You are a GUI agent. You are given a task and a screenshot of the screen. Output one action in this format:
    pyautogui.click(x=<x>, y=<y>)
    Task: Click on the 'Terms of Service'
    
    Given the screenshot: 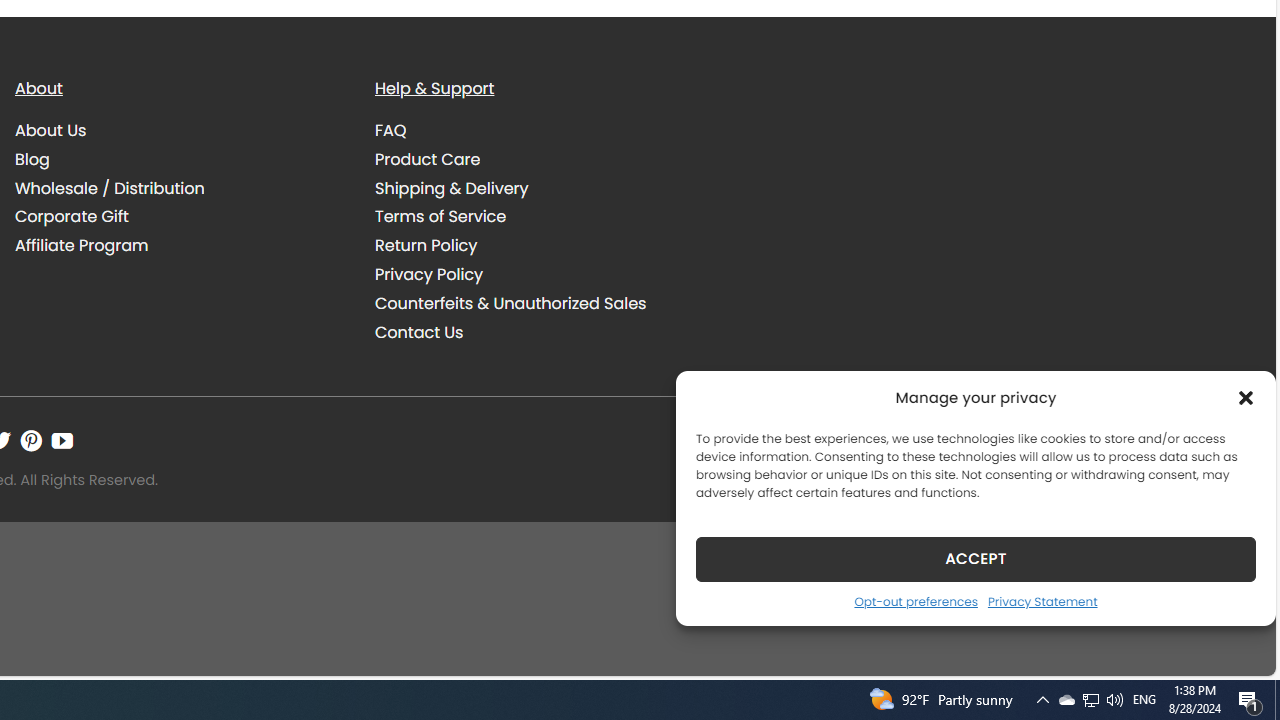 What is the action you would take?
    pyautogui.click(x=540, y=216)
    